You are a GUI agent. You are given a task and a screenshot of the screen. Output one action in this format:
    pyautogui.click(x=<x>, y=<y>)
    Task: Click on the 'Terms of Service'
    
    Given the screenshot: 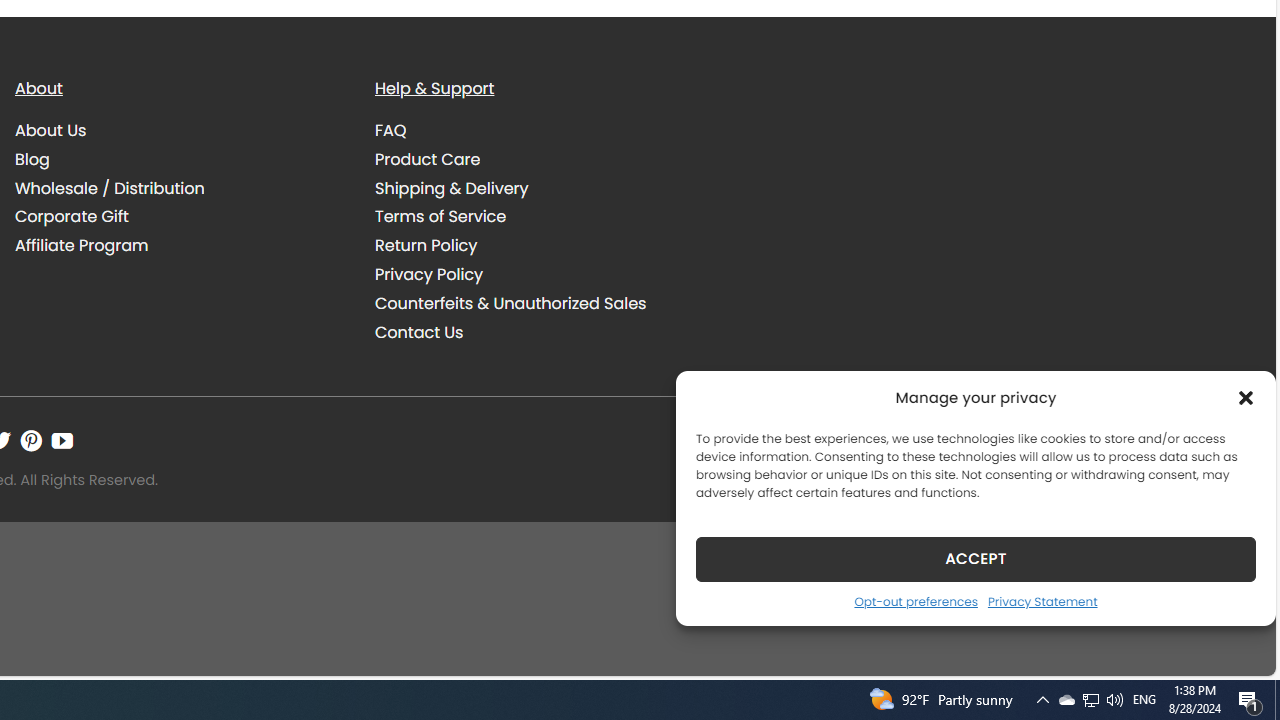 What is the action you would take?
    pyautogui.click(x=540, y=216)
    